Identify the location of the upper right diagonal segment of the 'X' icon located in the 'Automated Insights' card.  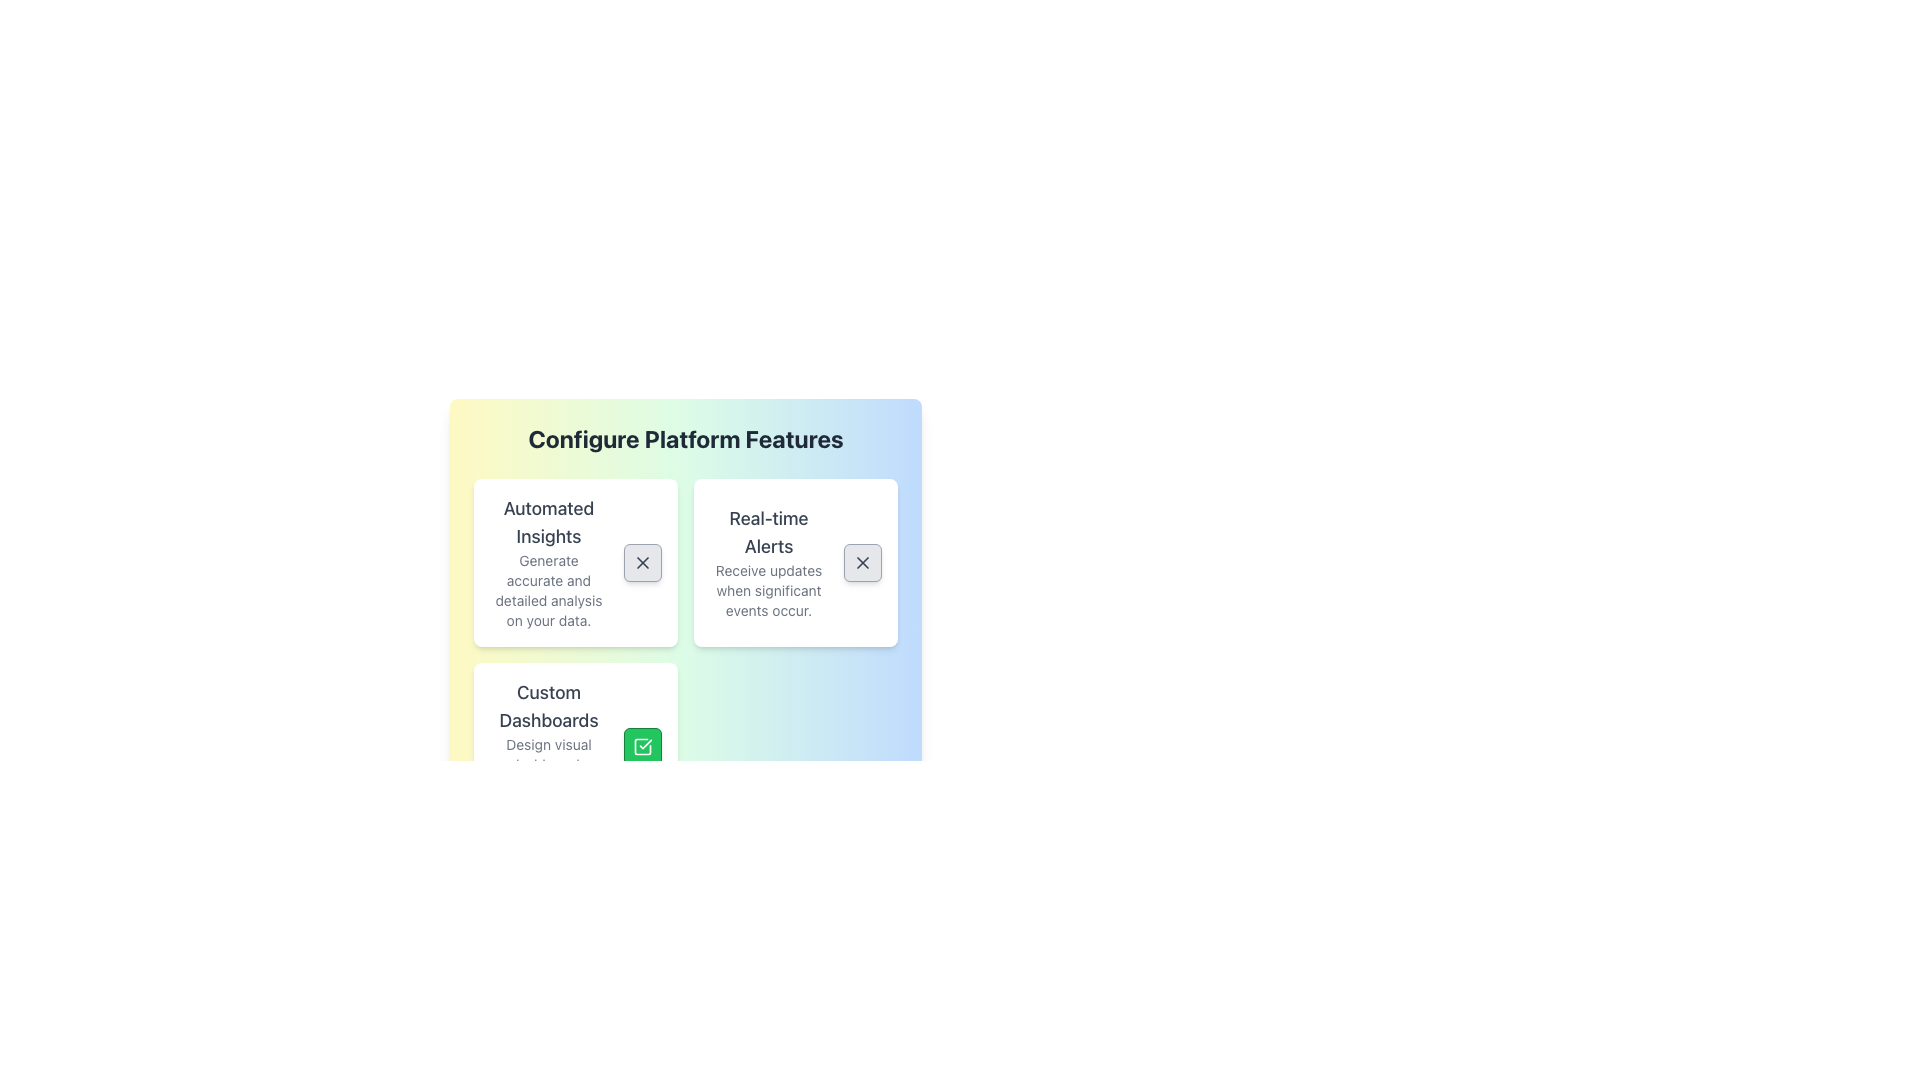
(643, 563).